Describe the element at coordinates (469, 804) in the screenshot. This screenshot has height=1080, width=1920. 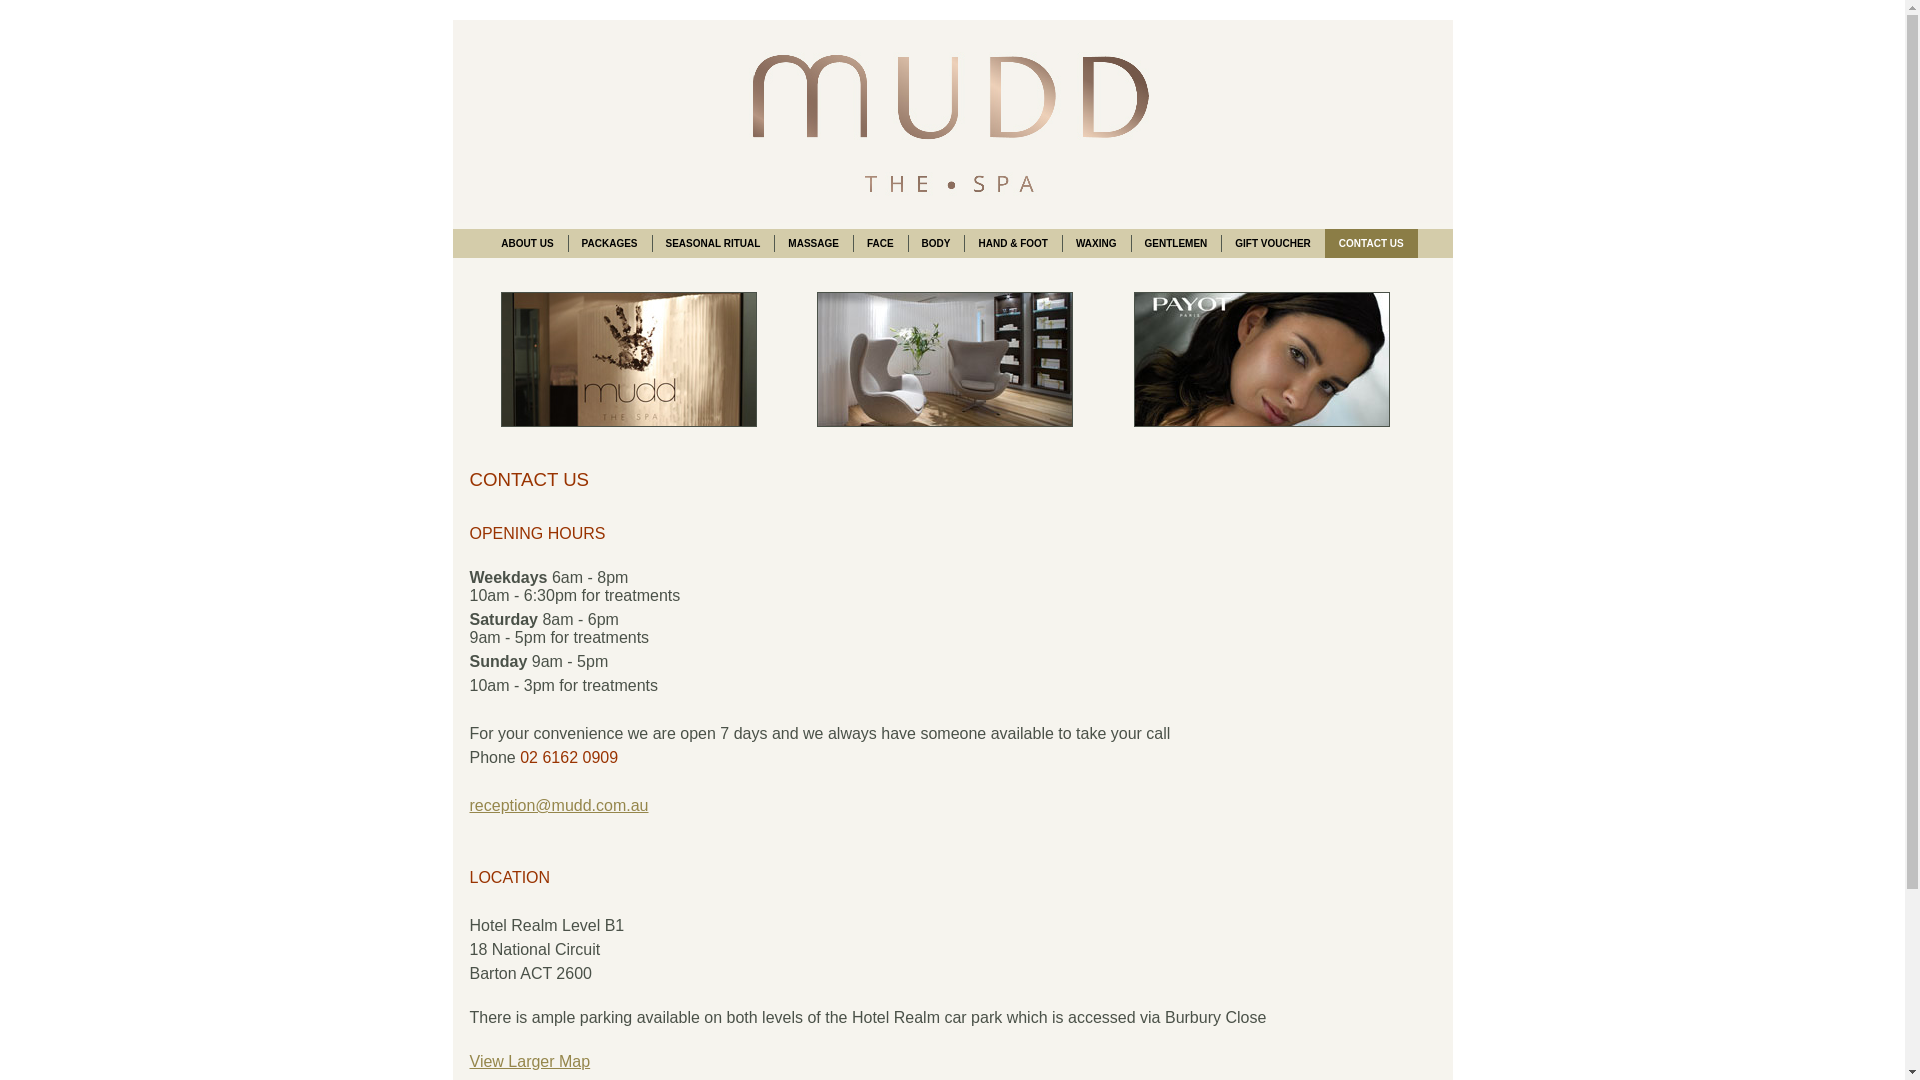
I see `'reception@mudd.com.au'` at that location.